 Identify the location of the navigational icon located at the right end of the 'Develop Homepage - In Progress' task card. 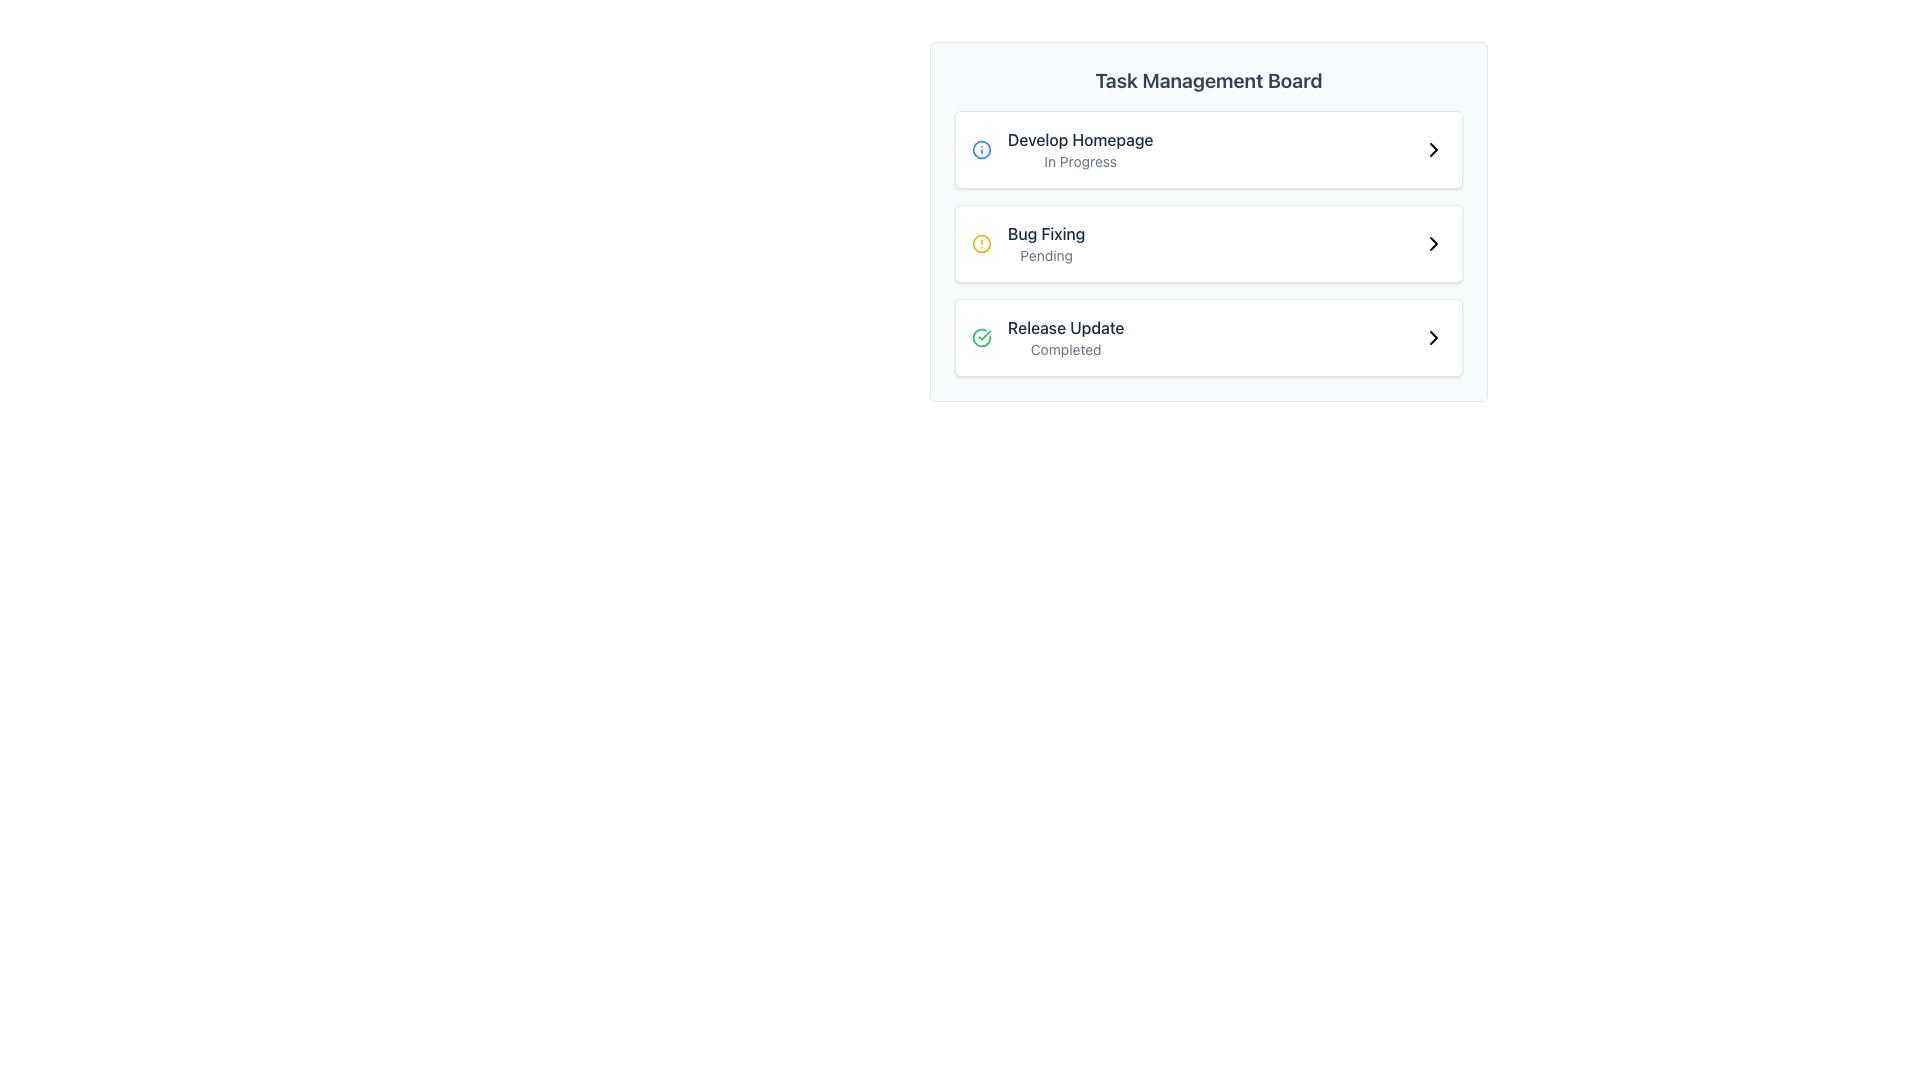
(1433, 149).